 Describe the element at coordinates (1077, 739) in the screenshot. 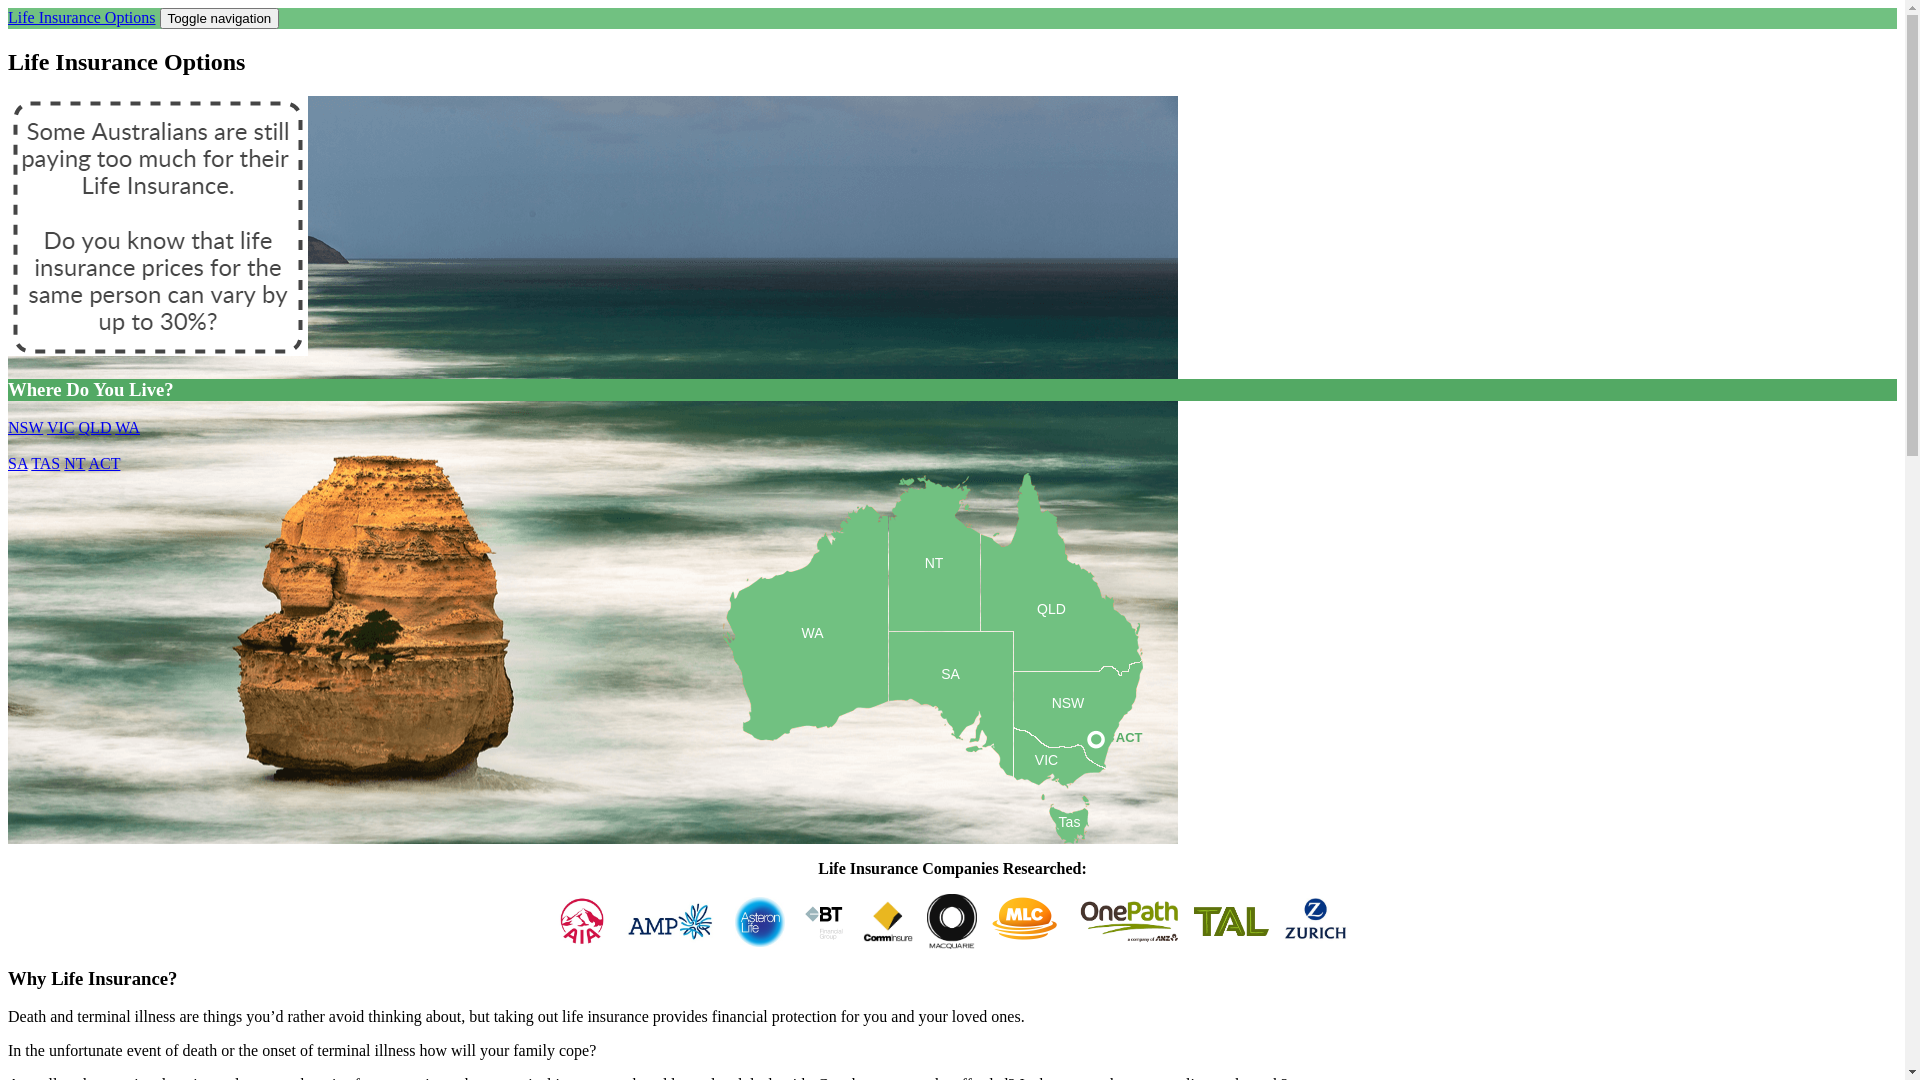

I see `'NSW'` at that location.